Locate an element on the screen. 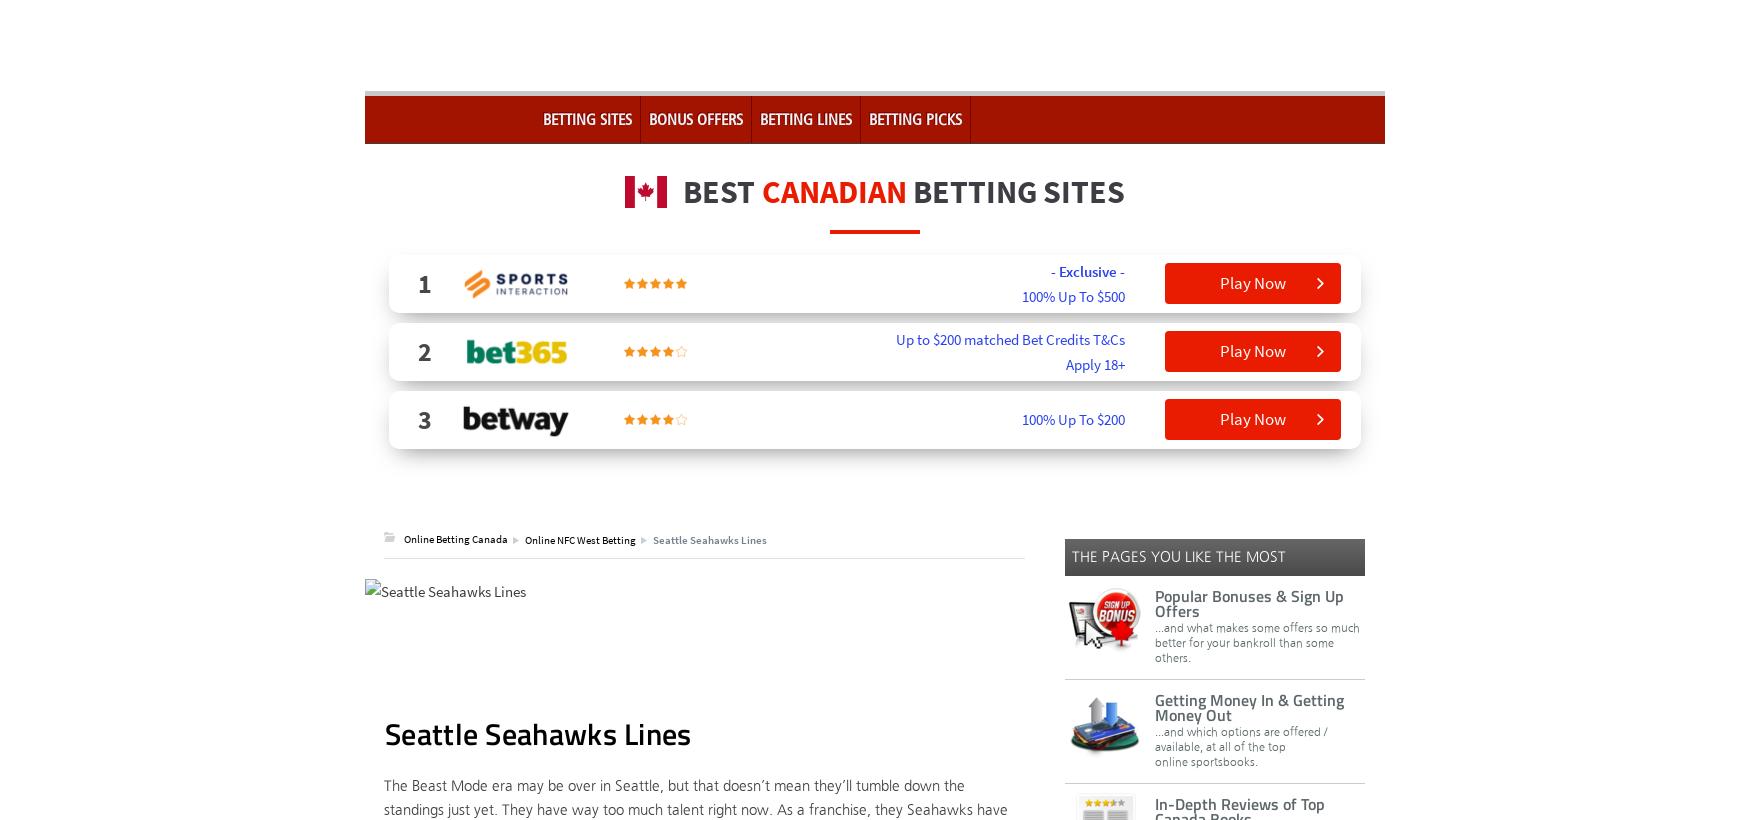 Image resolution: width=1750 pixels, height=820 pixels. '...and which options are offered / available, at all of the top online sportsbooks.' is located at coordinates (1154, 745).